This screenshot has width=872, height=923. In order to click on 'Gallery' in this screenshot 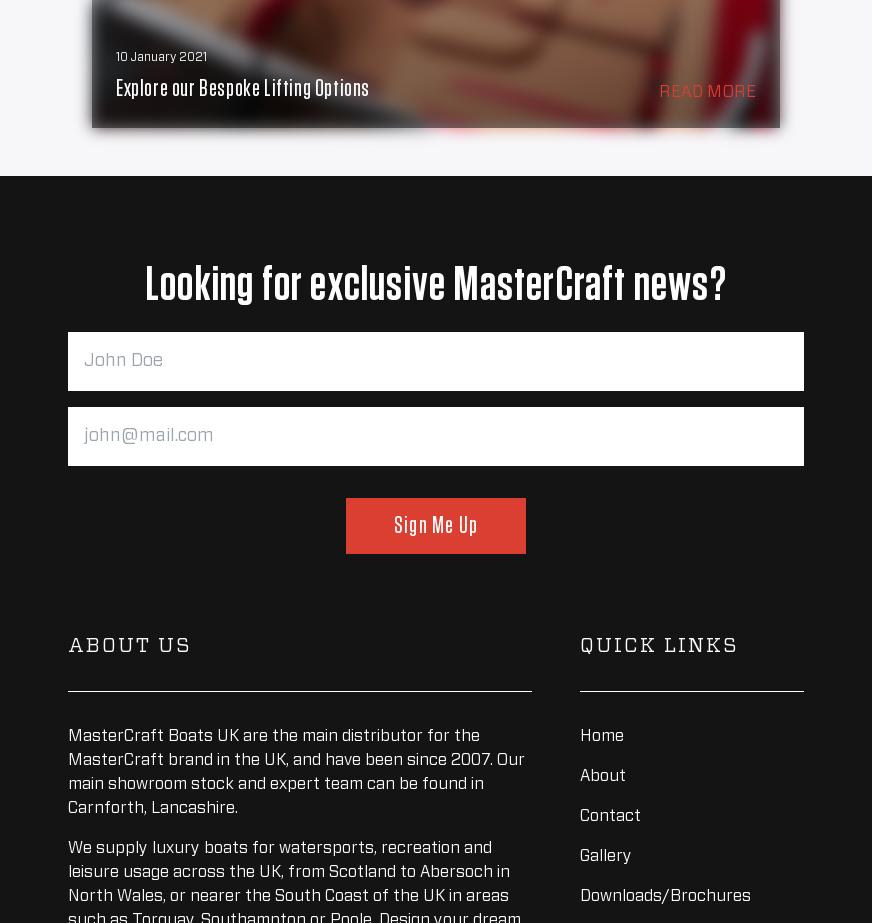, I will do `click(606, 854)`.